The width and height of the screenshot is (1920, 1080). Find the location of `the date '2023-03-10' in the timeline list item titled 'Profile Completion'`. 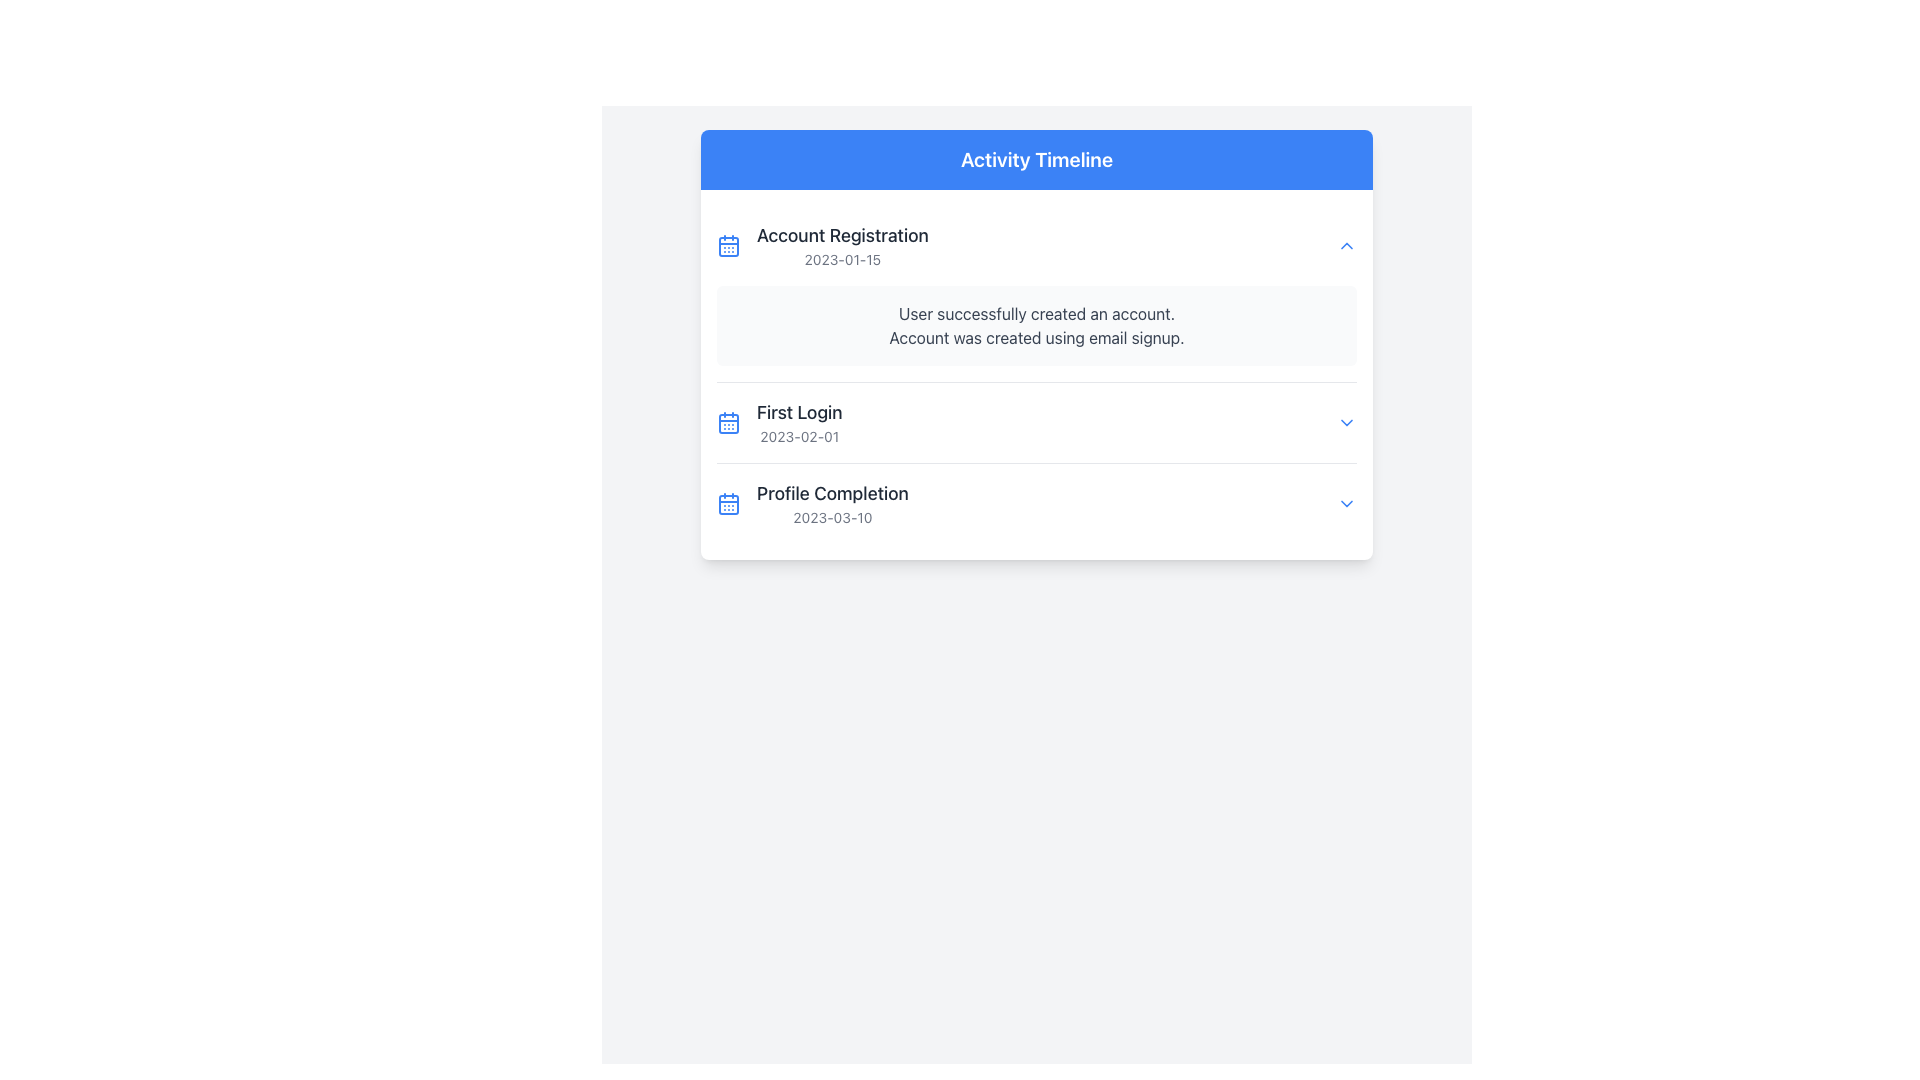

the date '2023-03-10' in the timeline list item titled 'Profile Completion' is located at coordinates (1036, 503).